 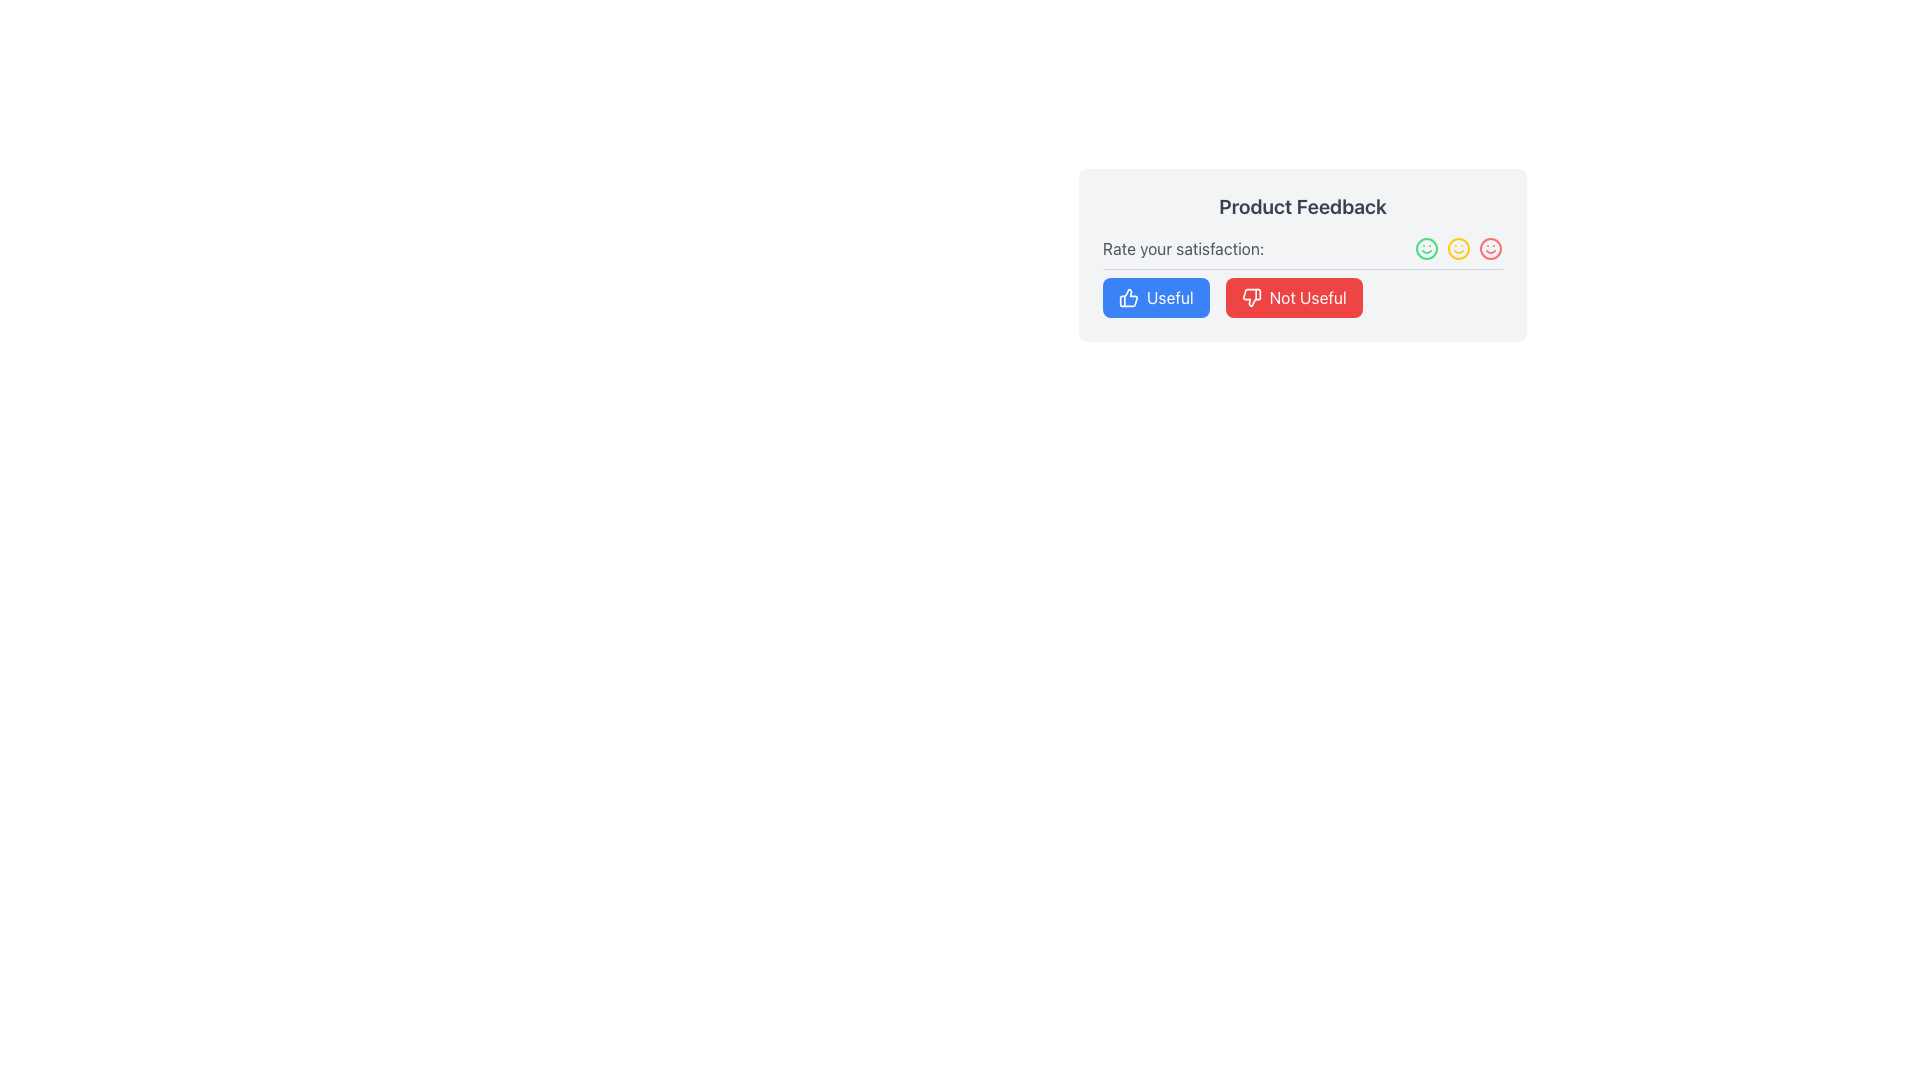 What do you see at coordinates (1459, 248) in the screenshot?
I see `the second circular smiley face icon from the left in the 'Rate your satisfaction' section` at bounding box center [1459, 248].